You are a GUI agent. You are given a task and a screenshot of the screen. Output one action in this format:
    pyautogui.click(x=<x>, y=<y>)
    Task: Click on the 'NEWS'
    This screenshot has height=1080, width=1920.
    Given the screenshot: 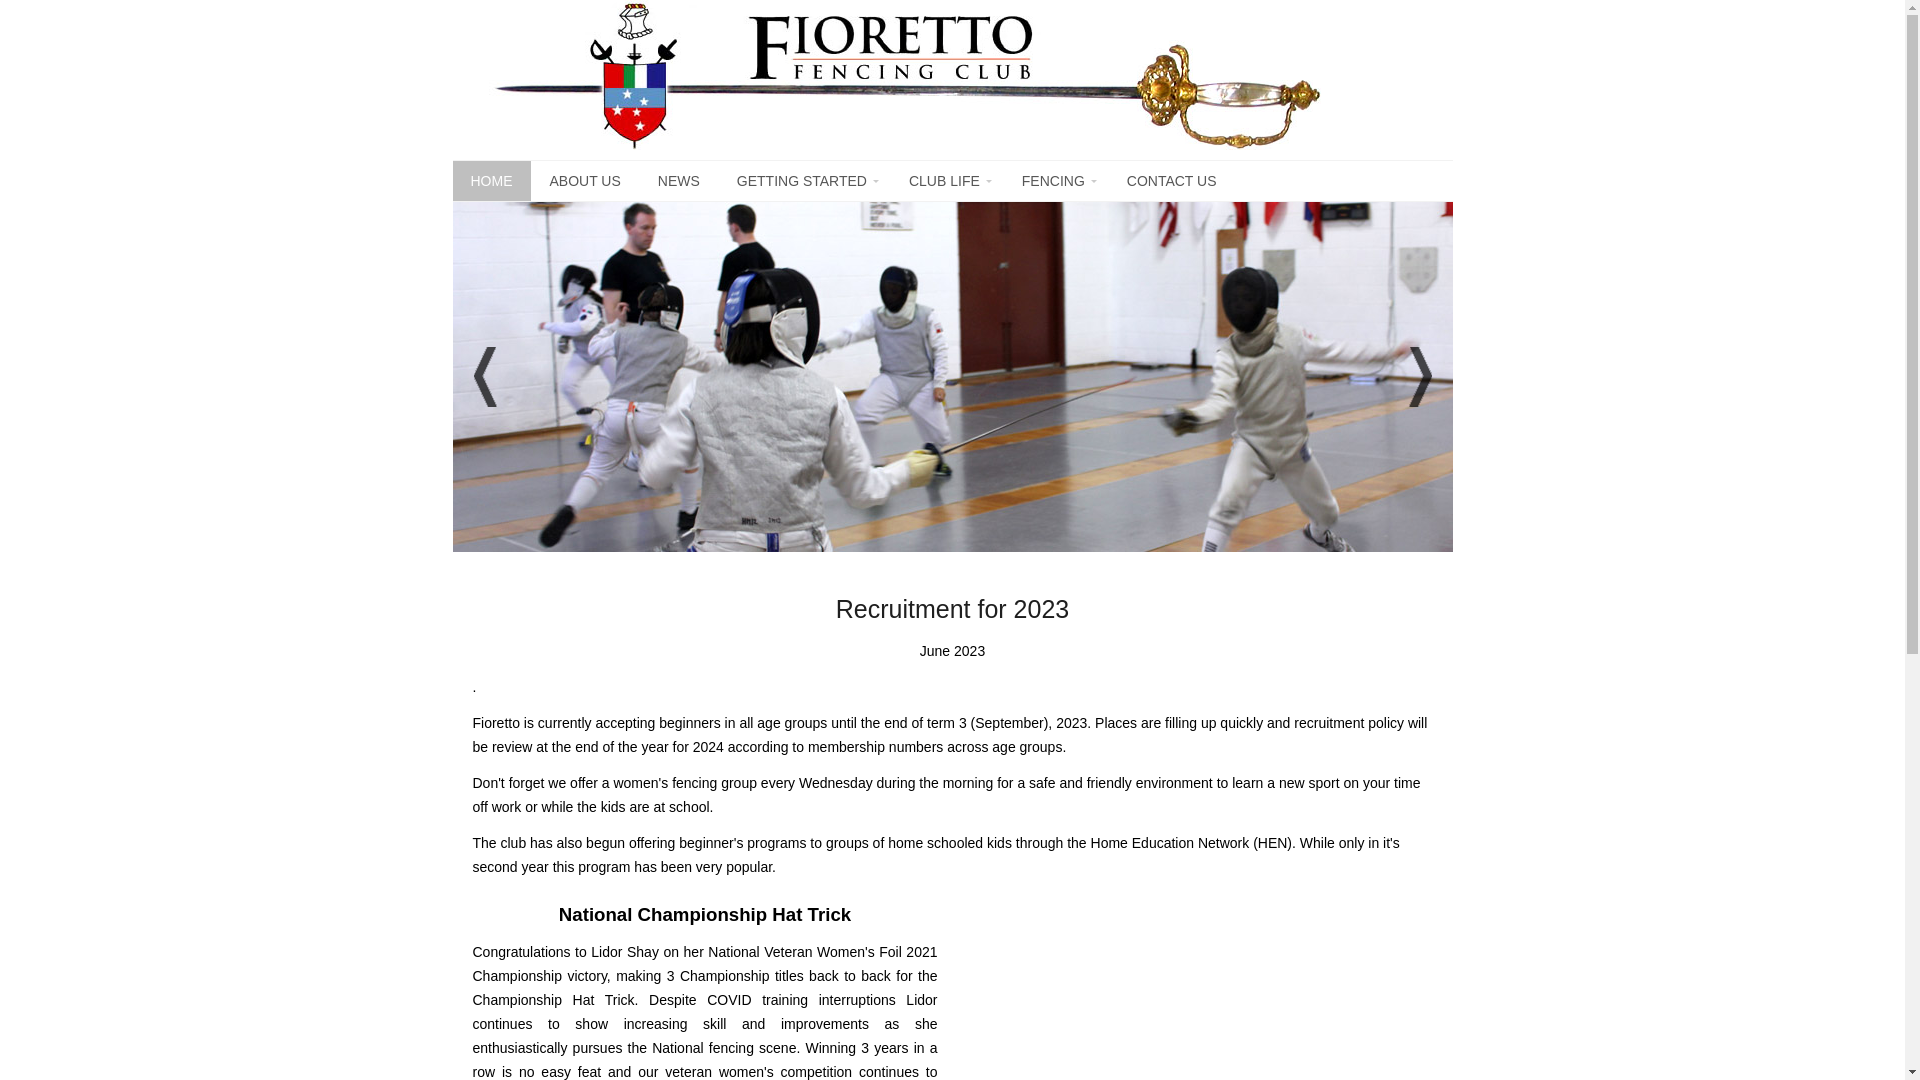 What is the action you would take?
    pyautogui.click(x=678, y=181)
    